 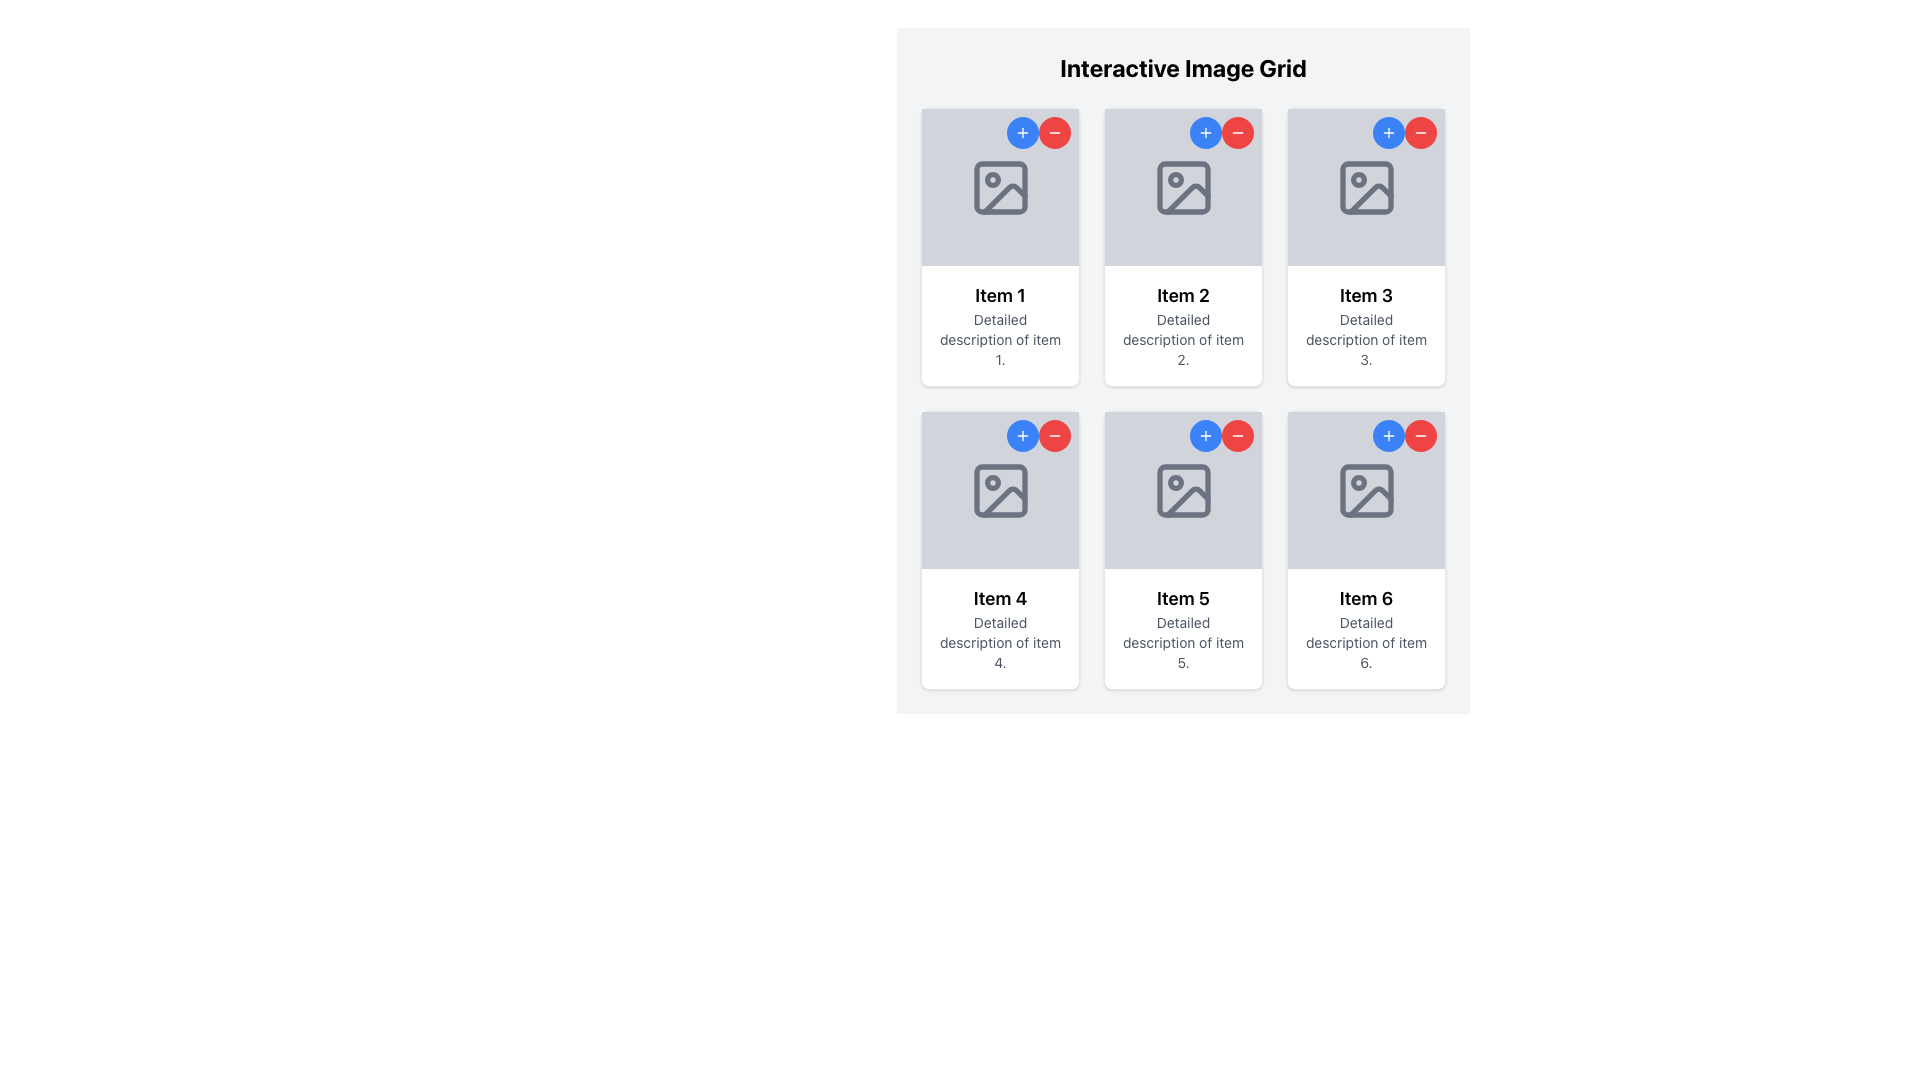 What do you see at coordinates (1204, 434) in the screenshot?
I see `the increment button for 'Item 5' located in the top-right section of its card` at bounding box center [1204, 434].